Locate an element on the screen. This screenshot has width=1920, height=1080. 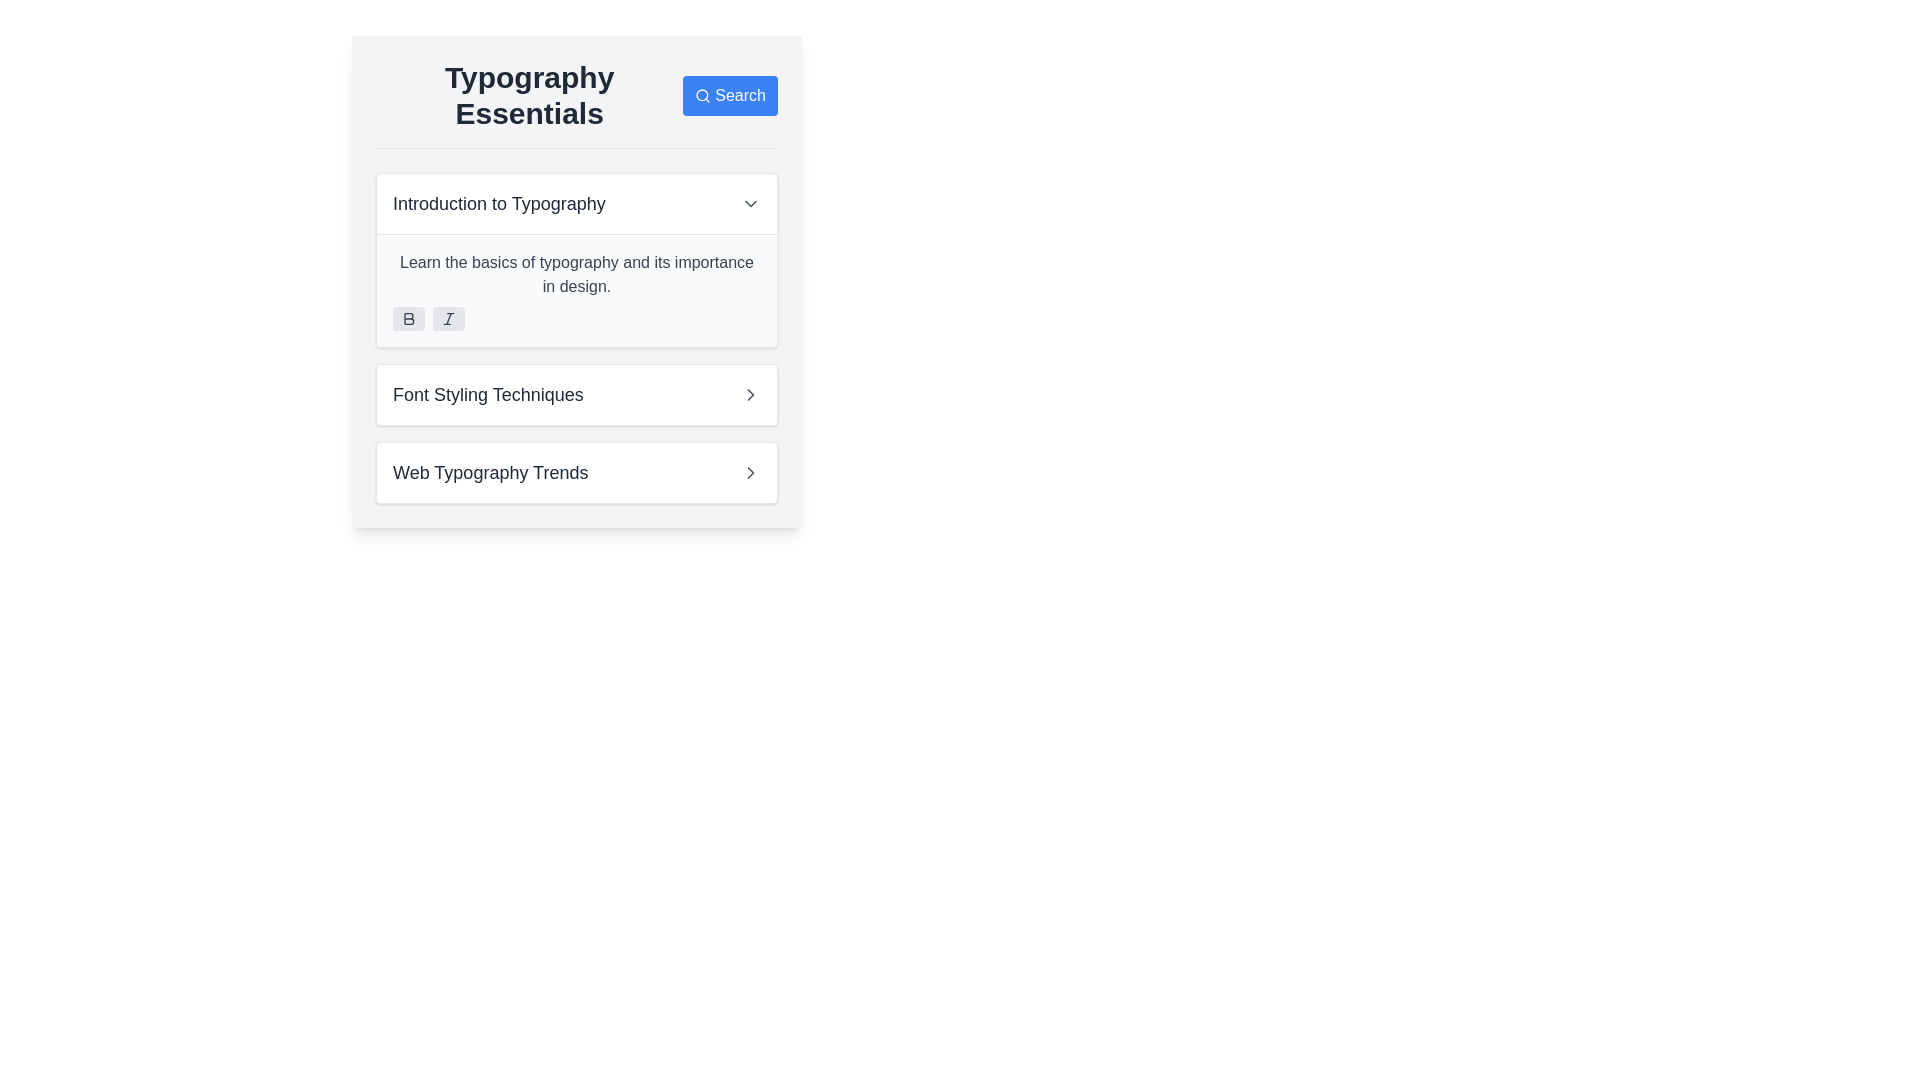
the search button located in the top-right corner of the 'Typography Essentials' section to initiate a search is located at coordinates (729, 96).